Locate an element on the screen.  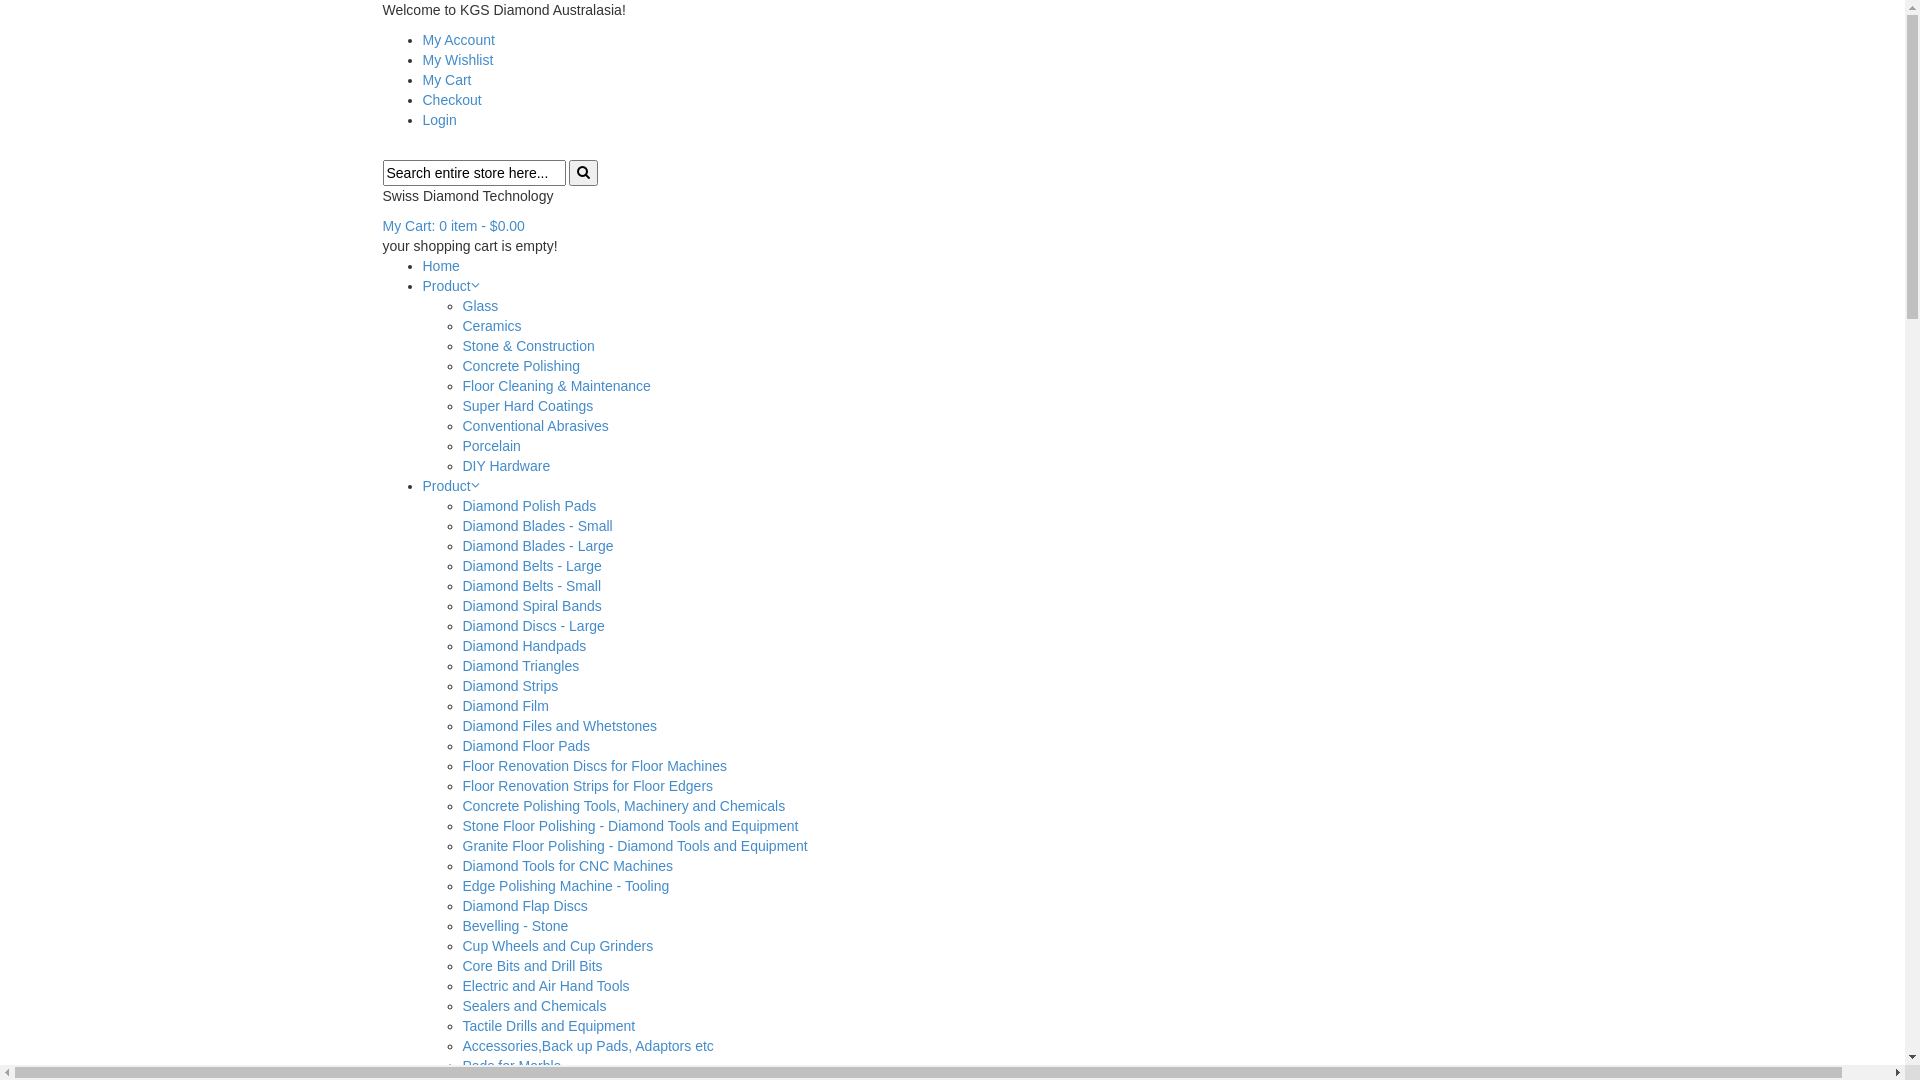
'My Account' is located at coordinates (456, 39).